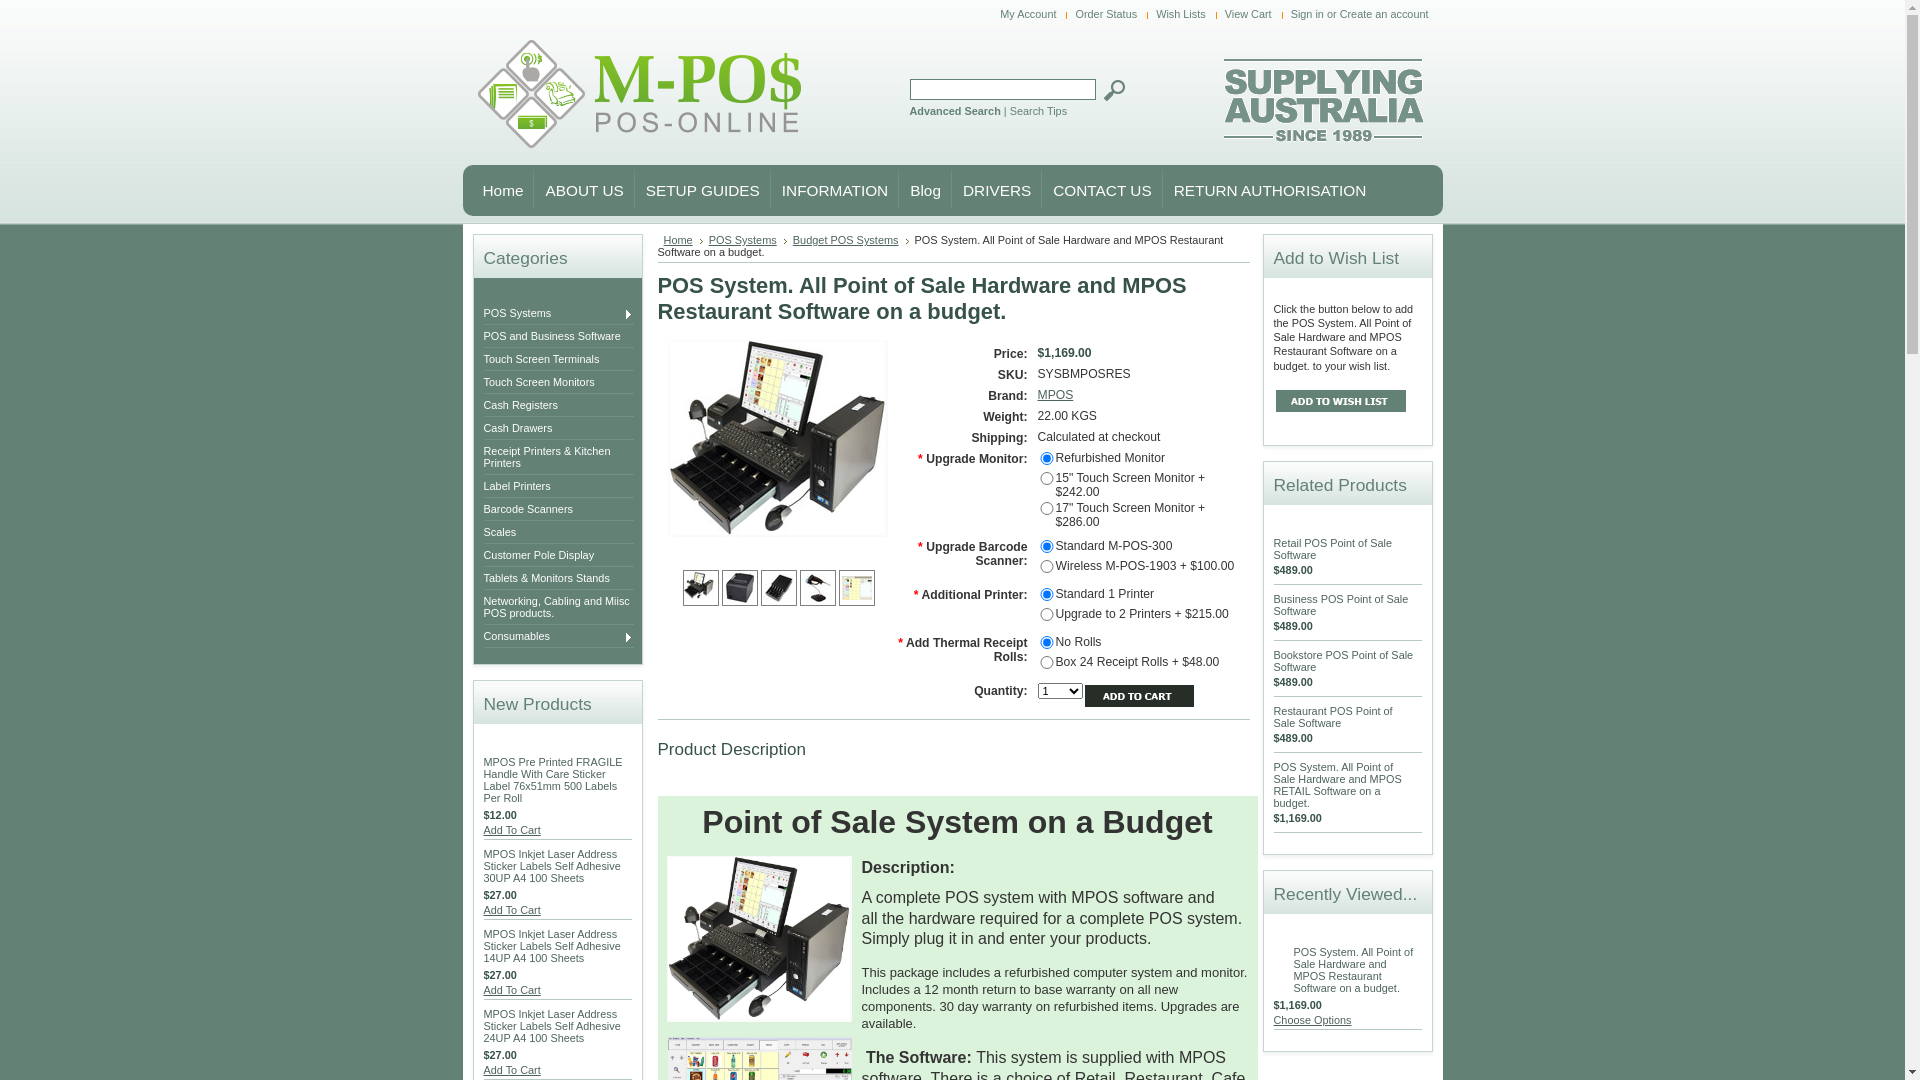  What do you see at coordinates (561, 486) in the screenshot?
I see `'Label Printers'` at bounding box center [561, 486].